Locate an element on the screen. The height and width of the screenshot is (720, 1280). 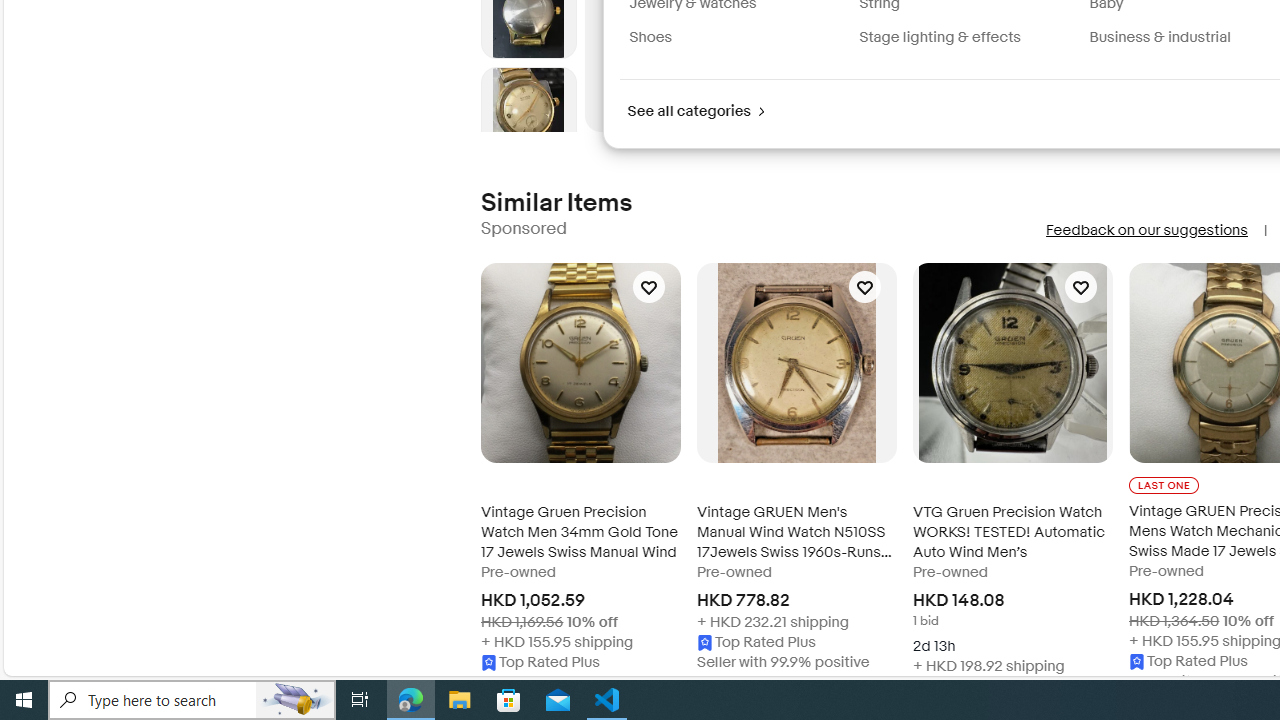
'Shoes' is located at coordinates (735, 37).